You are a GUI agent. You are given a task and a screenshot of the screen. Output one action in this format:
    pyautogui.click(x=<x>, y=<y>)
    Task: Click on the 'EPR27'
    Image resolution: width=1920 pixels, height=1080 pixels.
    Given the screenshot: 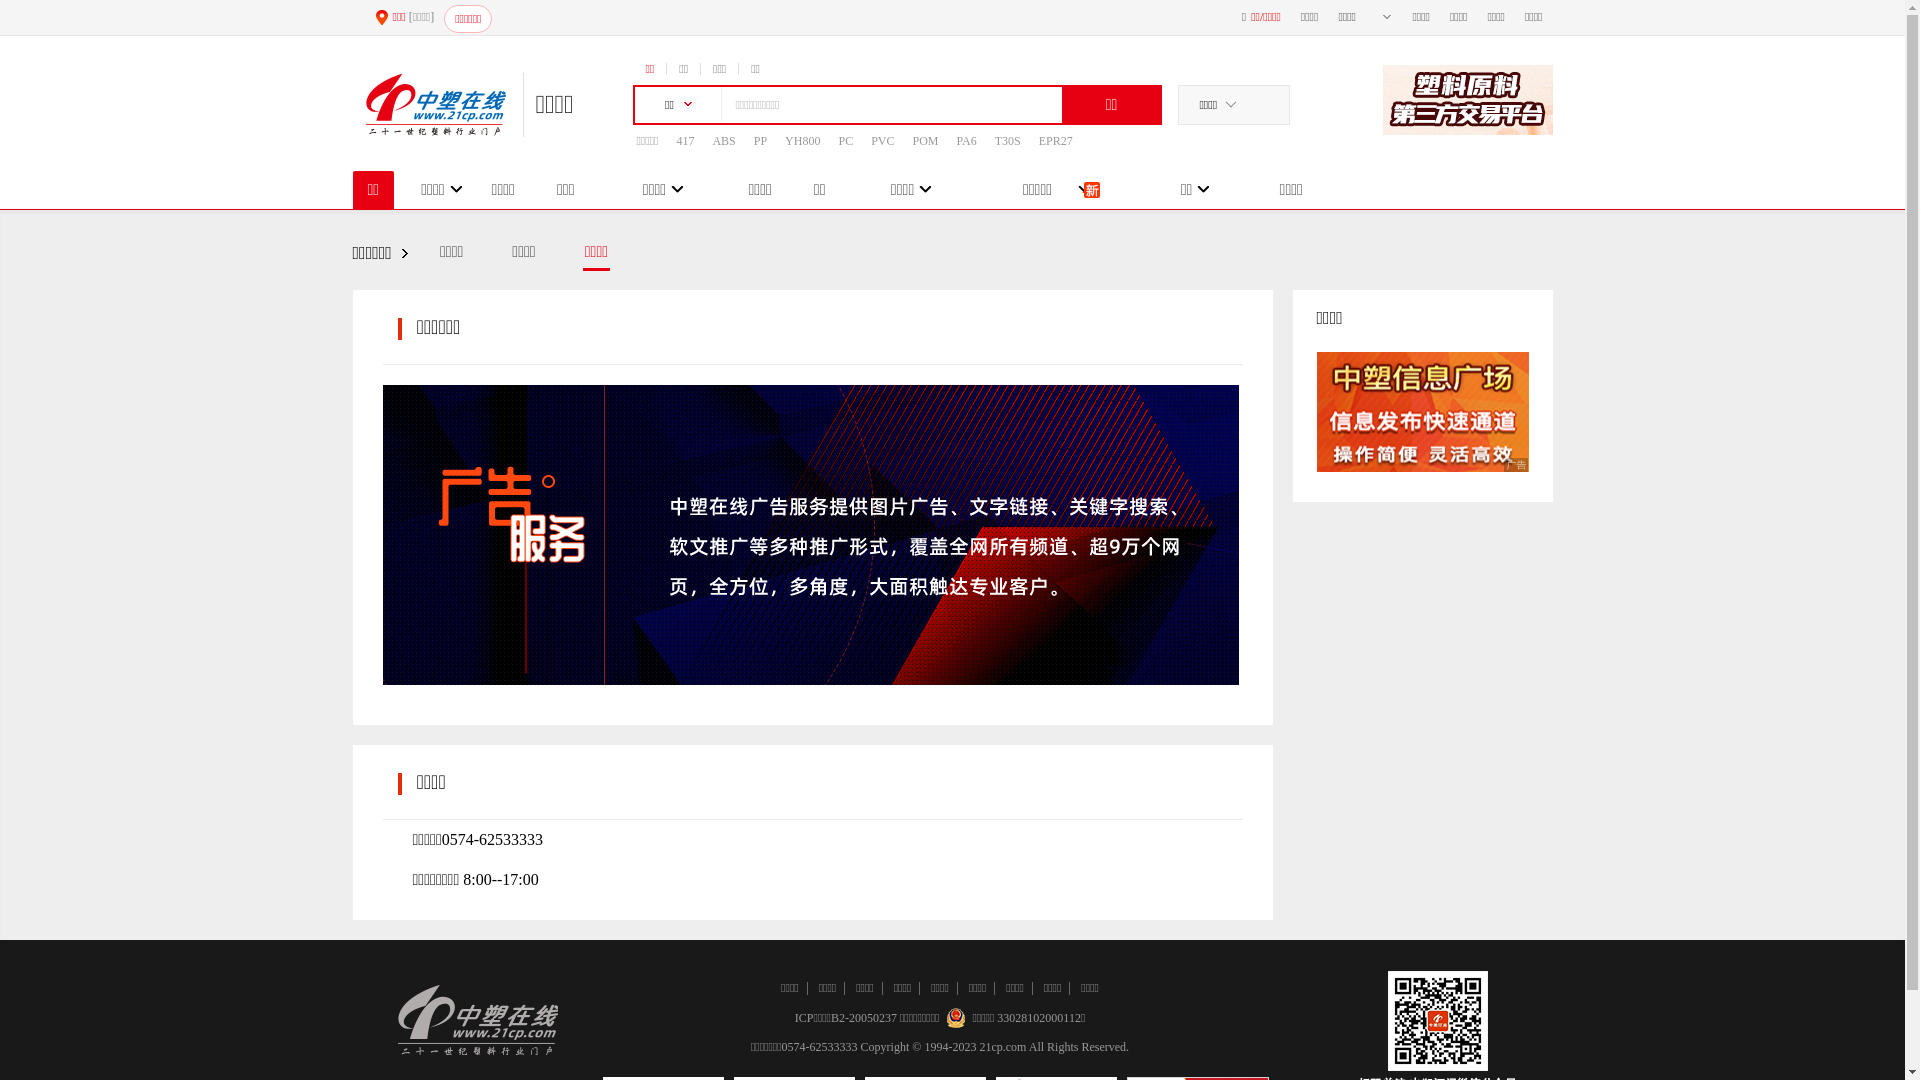 What is the action you would take?
    pyautogui.click(x=1055, y=140)
    